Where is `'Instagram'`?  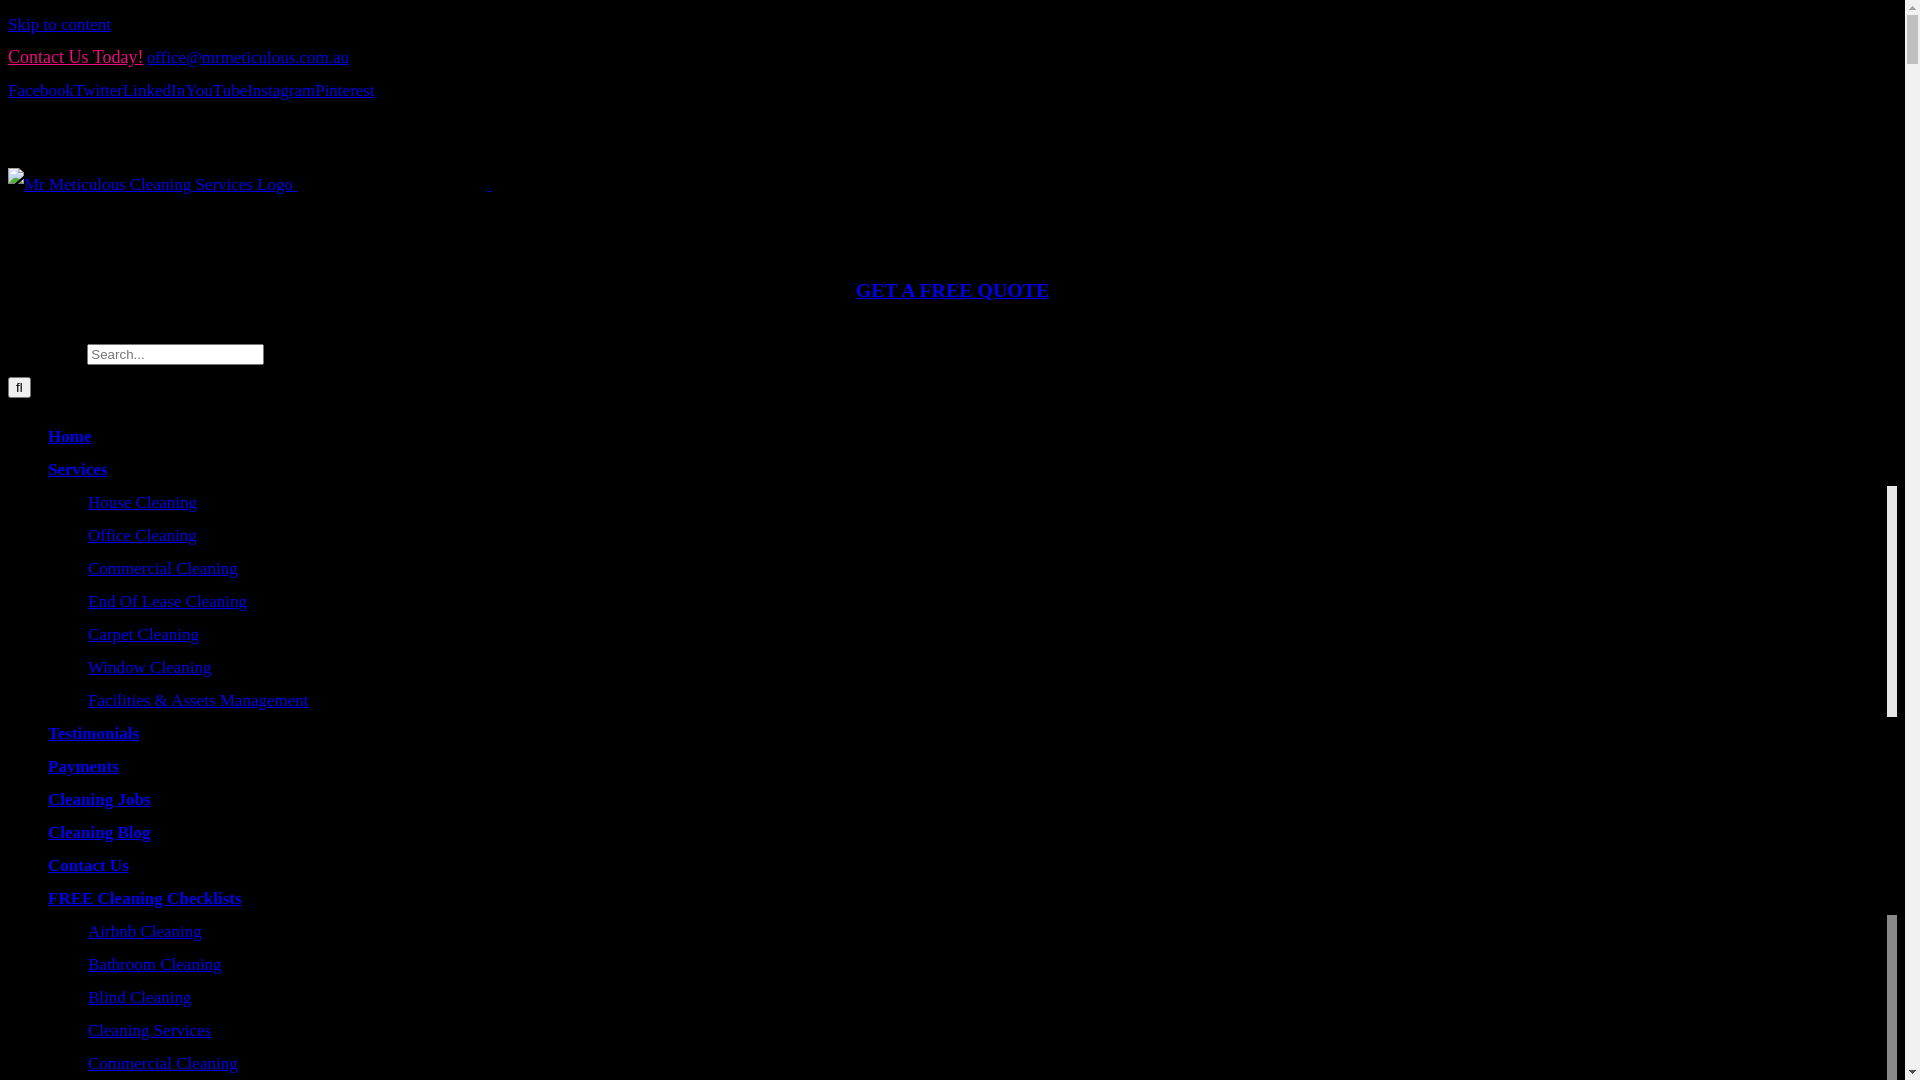 'Instagram' is located at coordinates (280, 90).